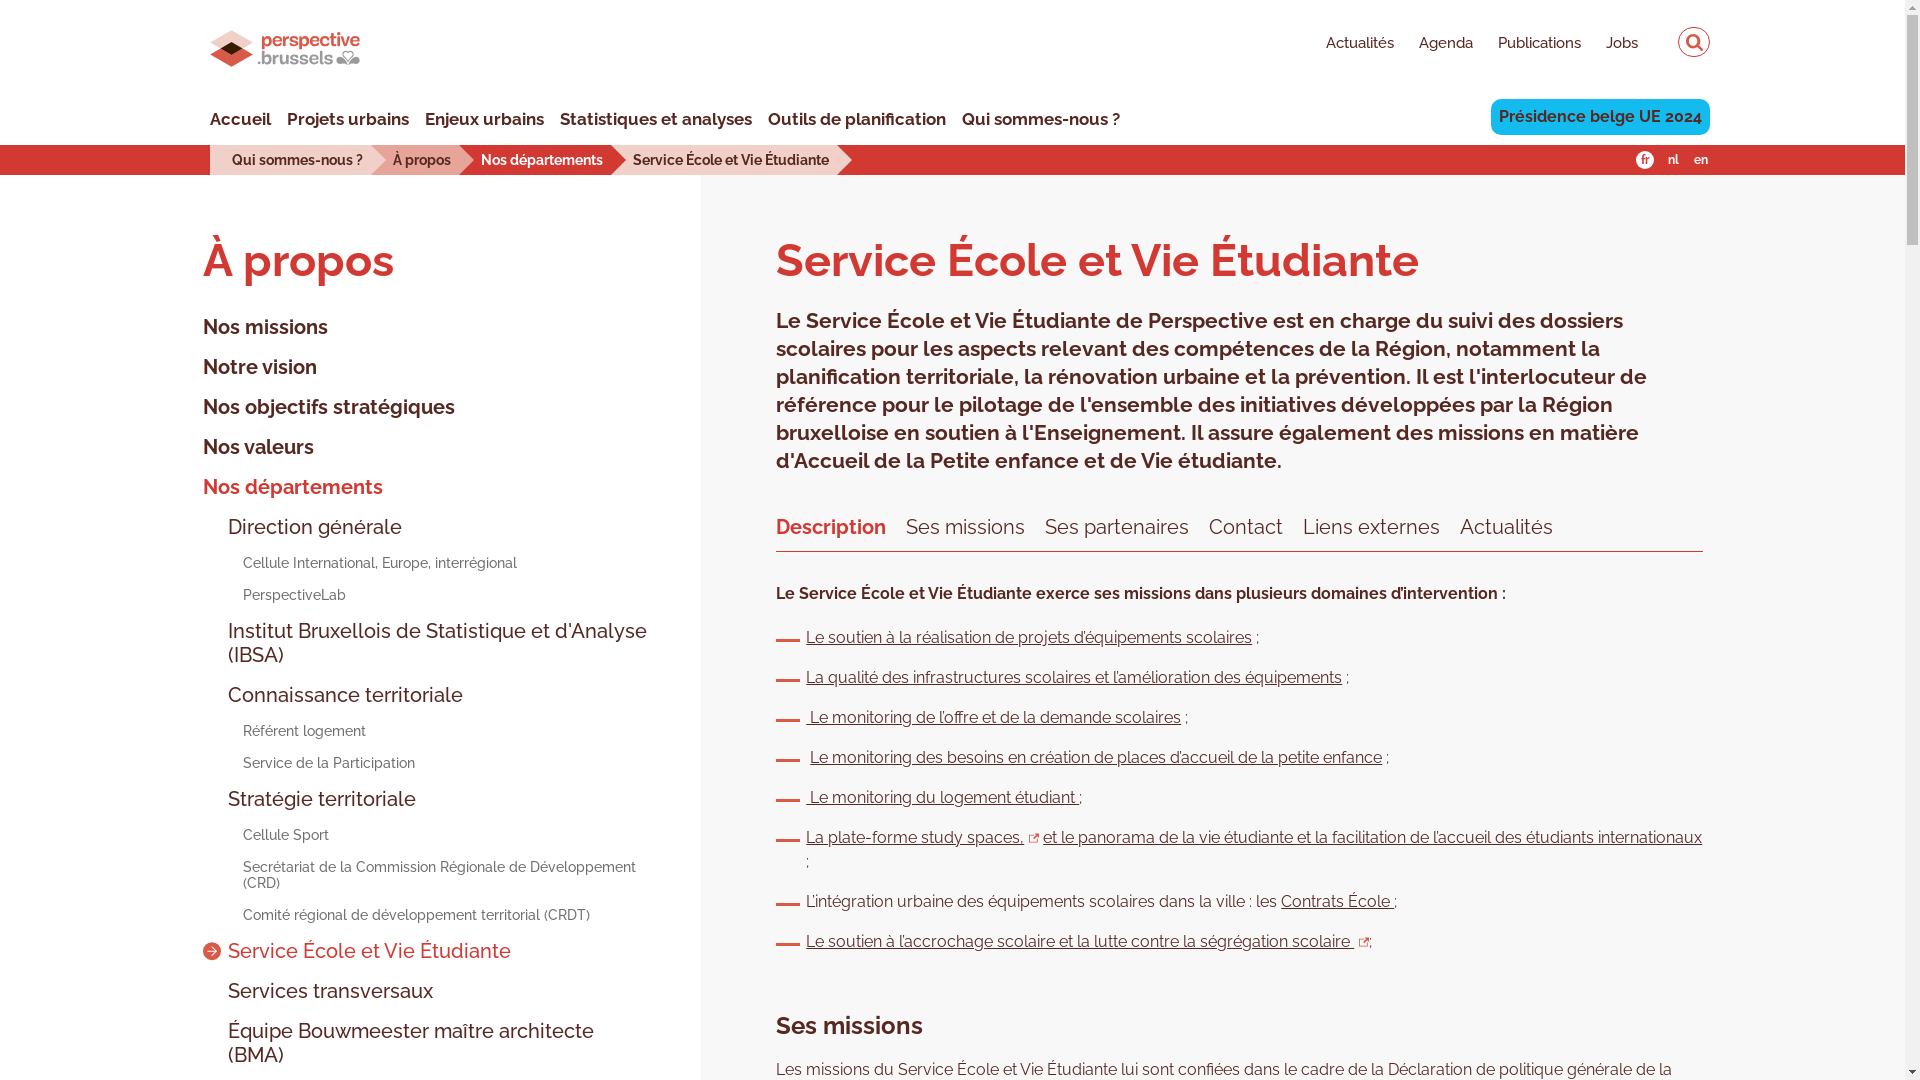  What do you see at coordinates (1645, 158) in the screenshot?
I see `'fr'` at bounding box center [1645, 158].